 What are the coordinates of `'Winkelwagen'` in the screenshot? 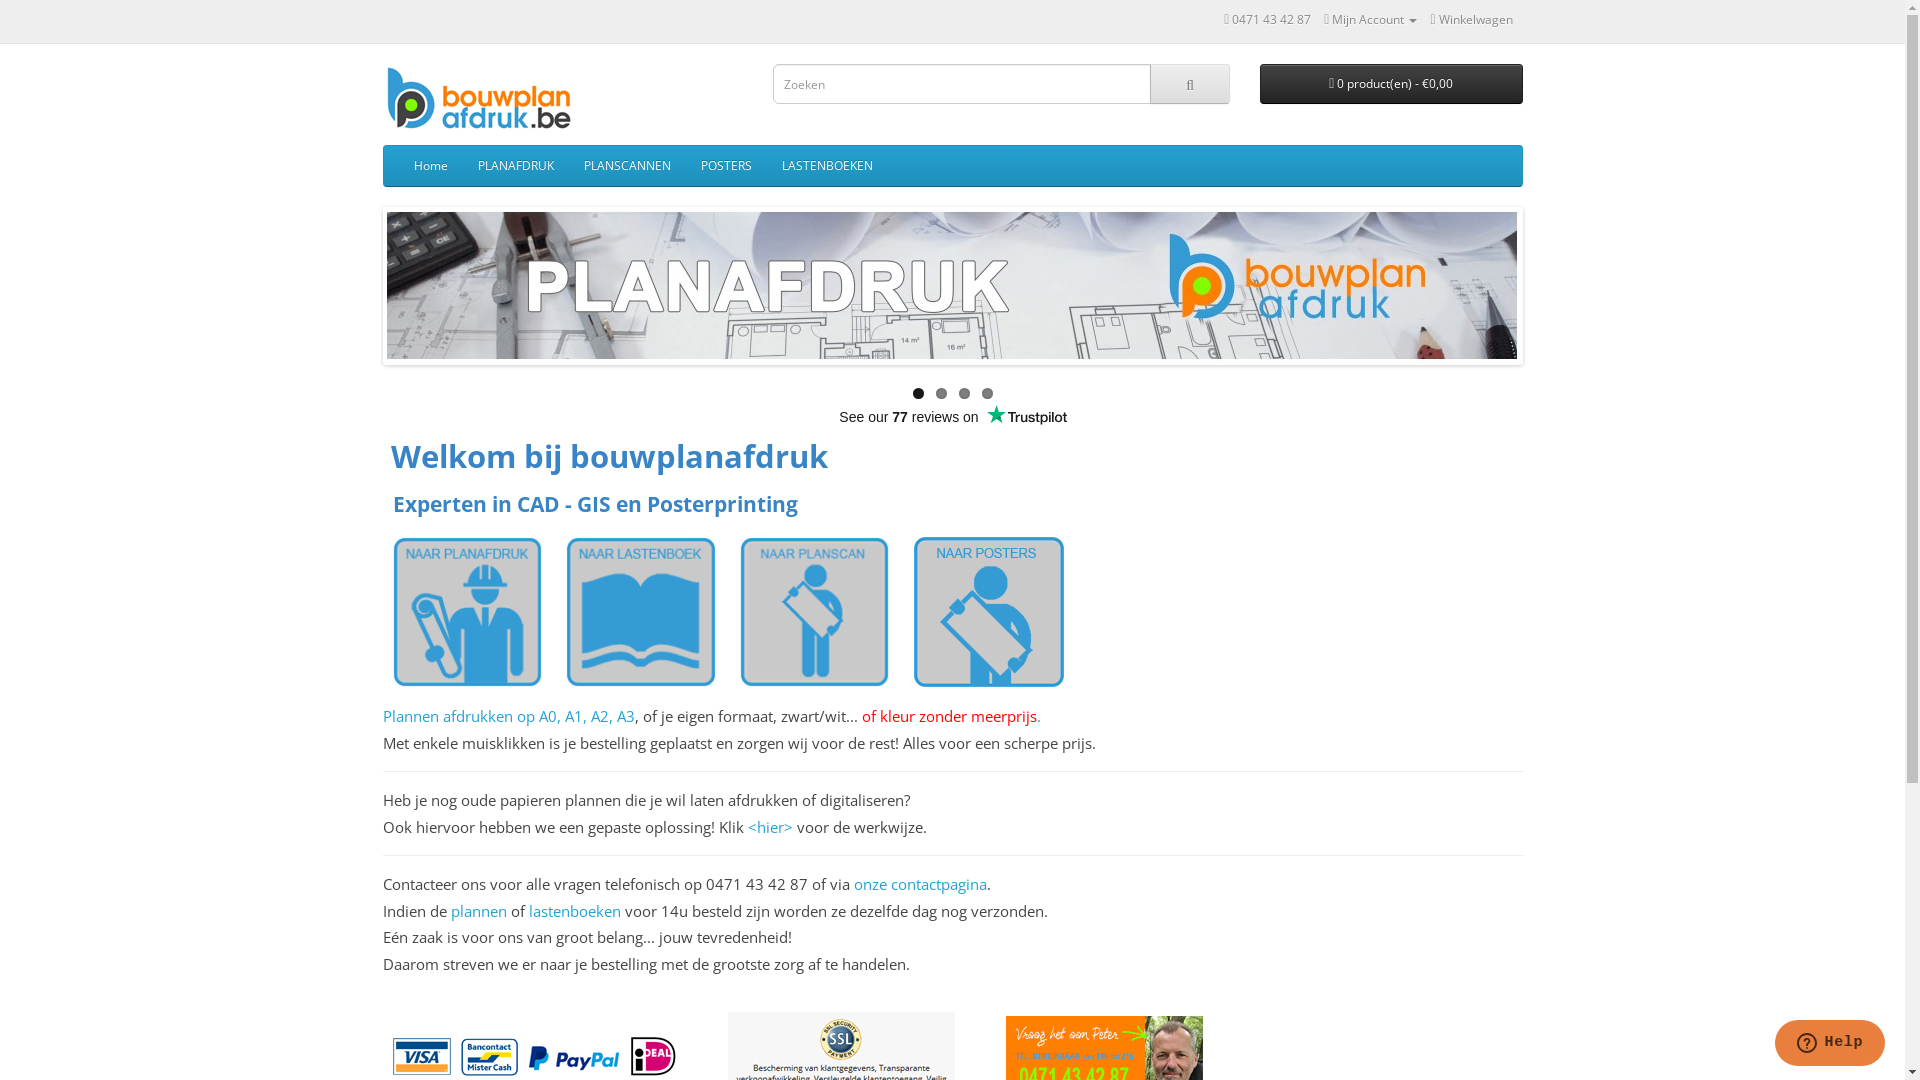 It's located at (1470, 19).